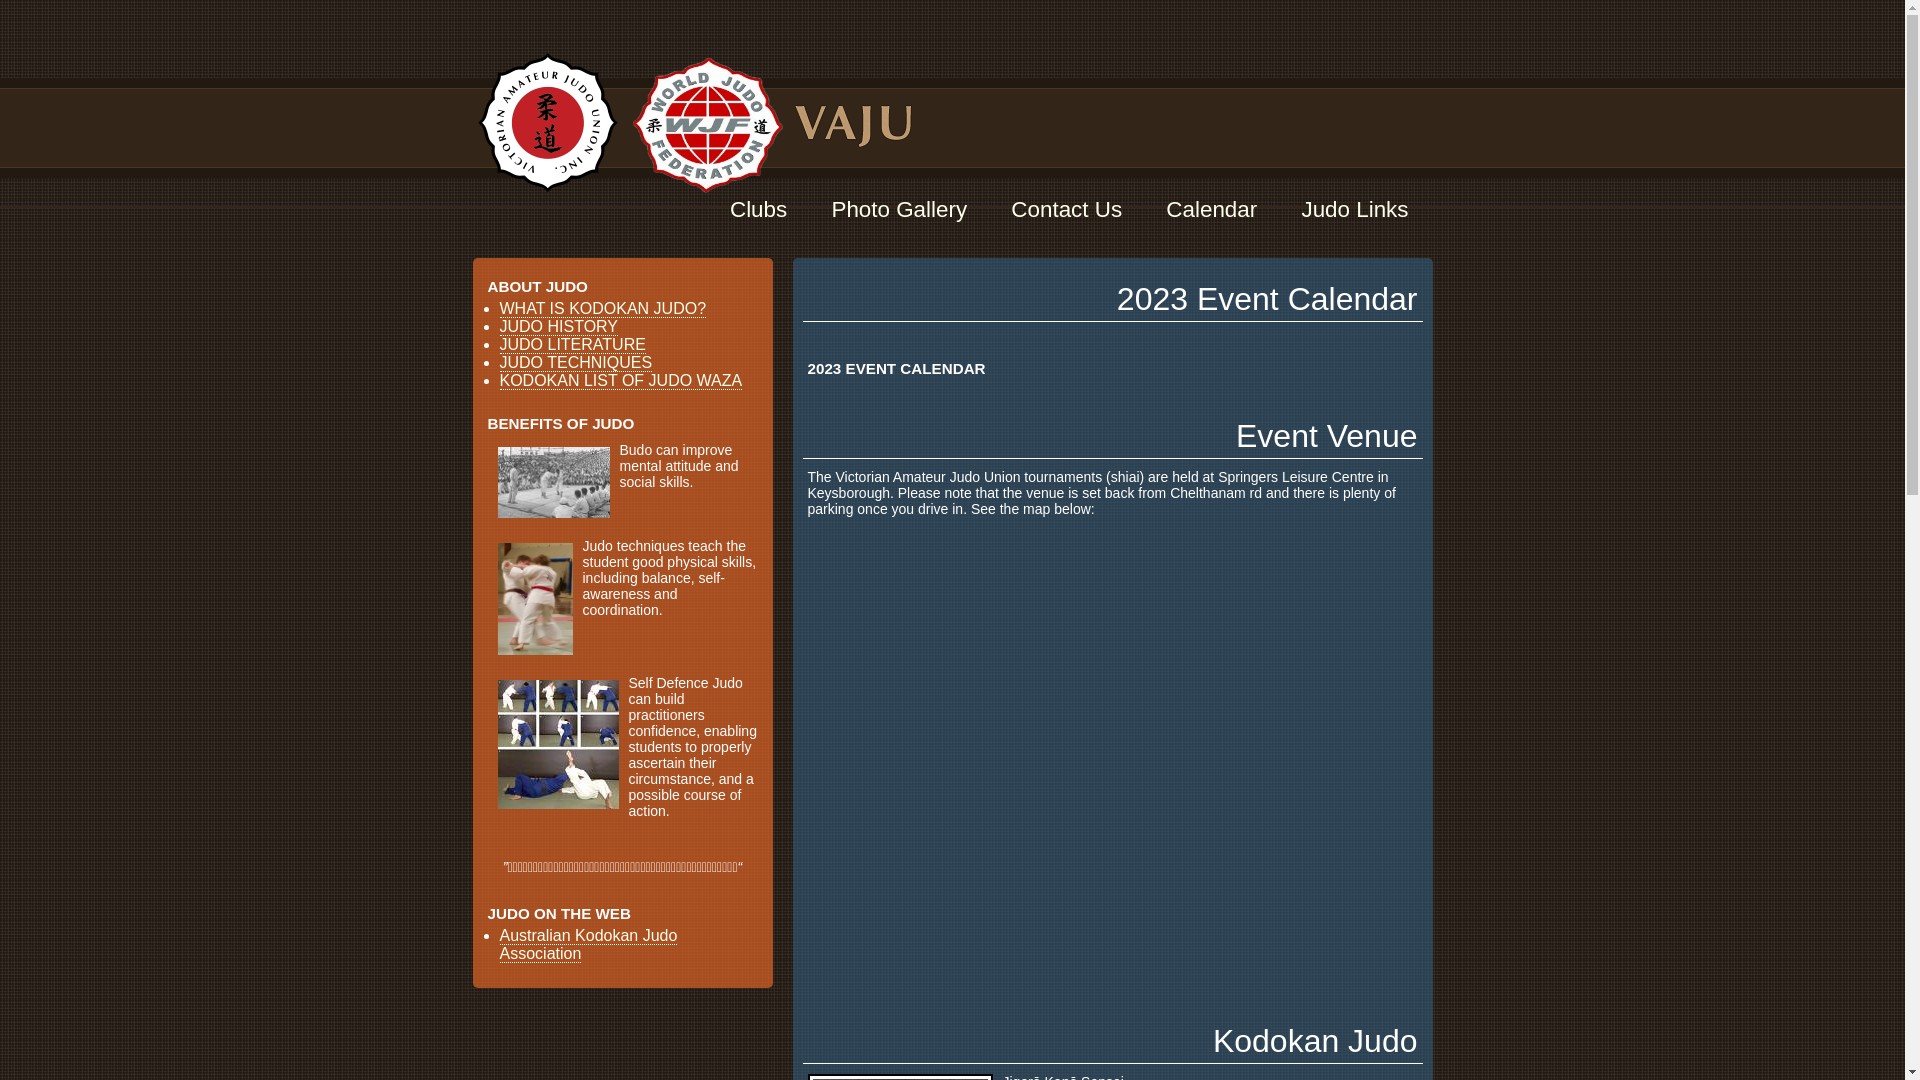 The image size is (1920, 1080). Describe the element at coordinates (1354, 209) in the screenshot. I see `'Judo Links'` at that location.